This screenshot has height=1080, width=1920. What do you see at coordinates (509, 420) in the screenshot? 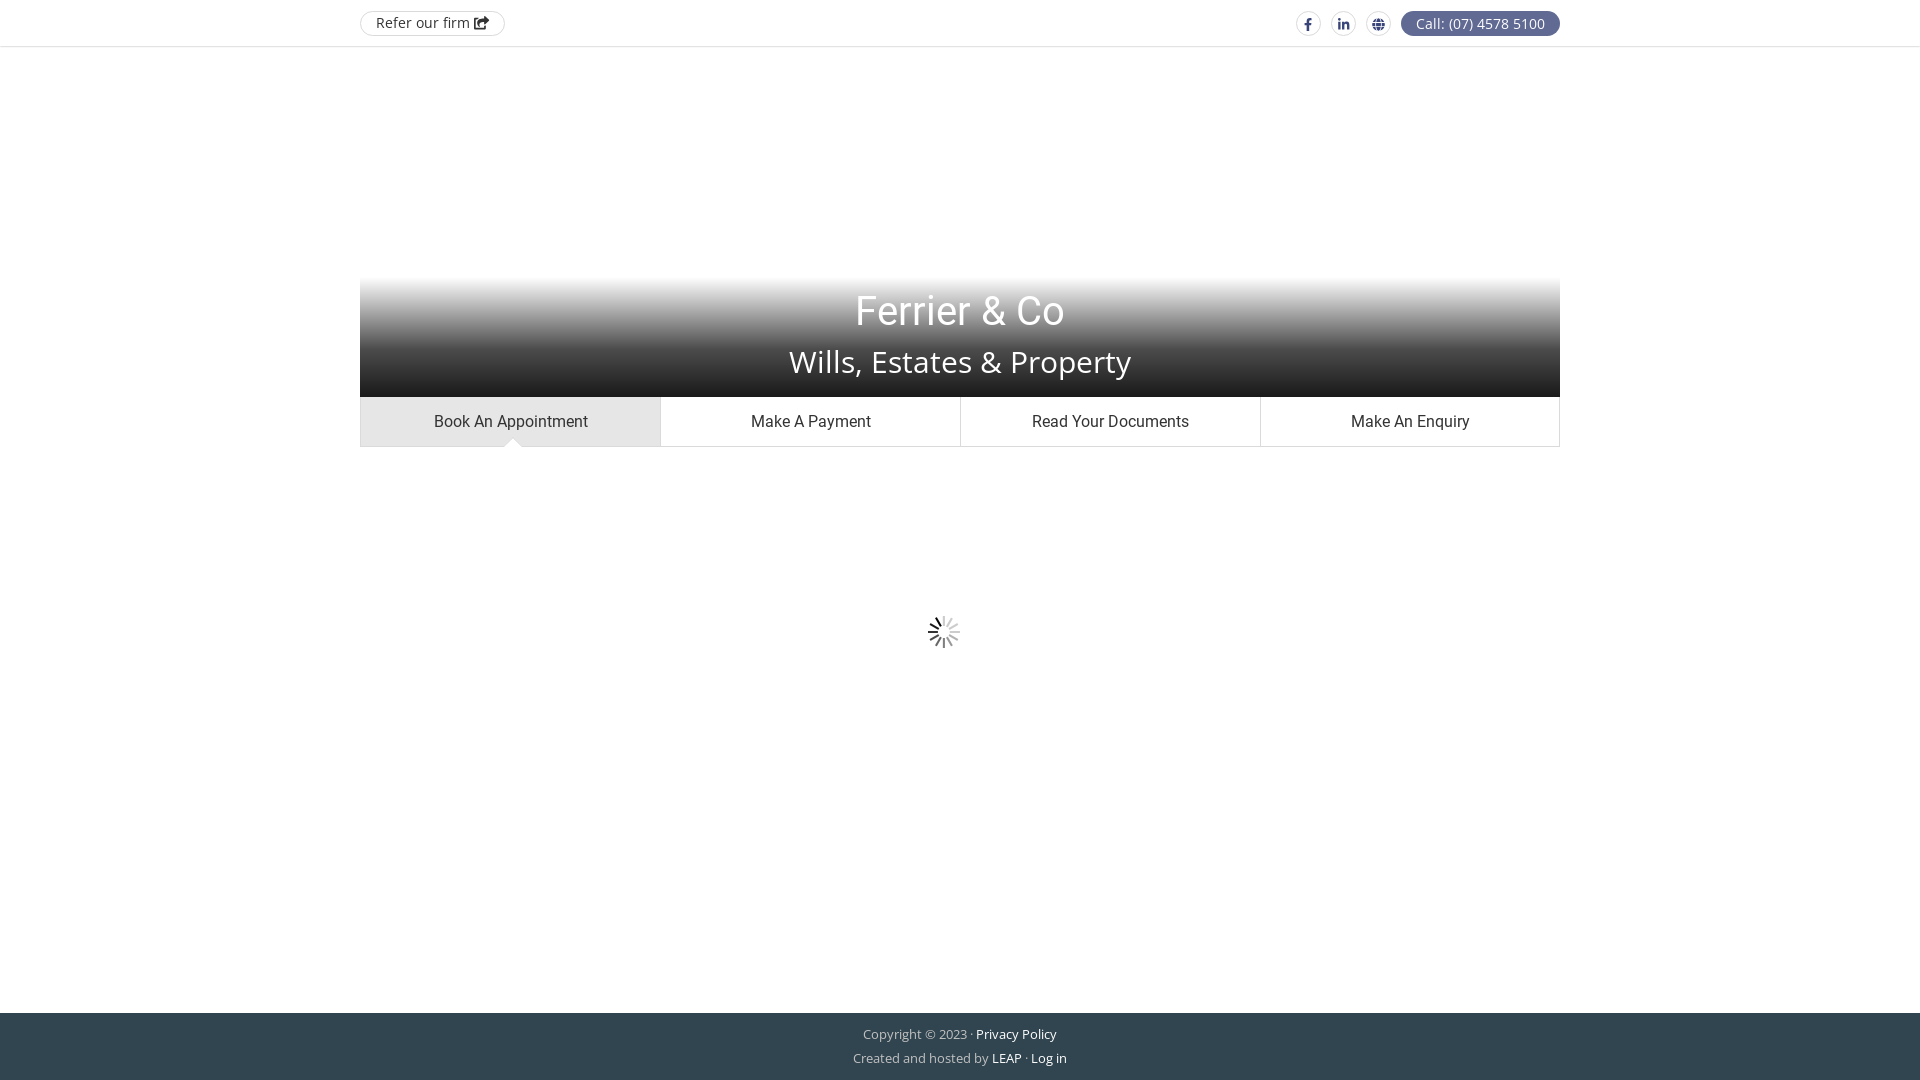
I see `'Book An Appointment'` at bounding box center [509, 420].